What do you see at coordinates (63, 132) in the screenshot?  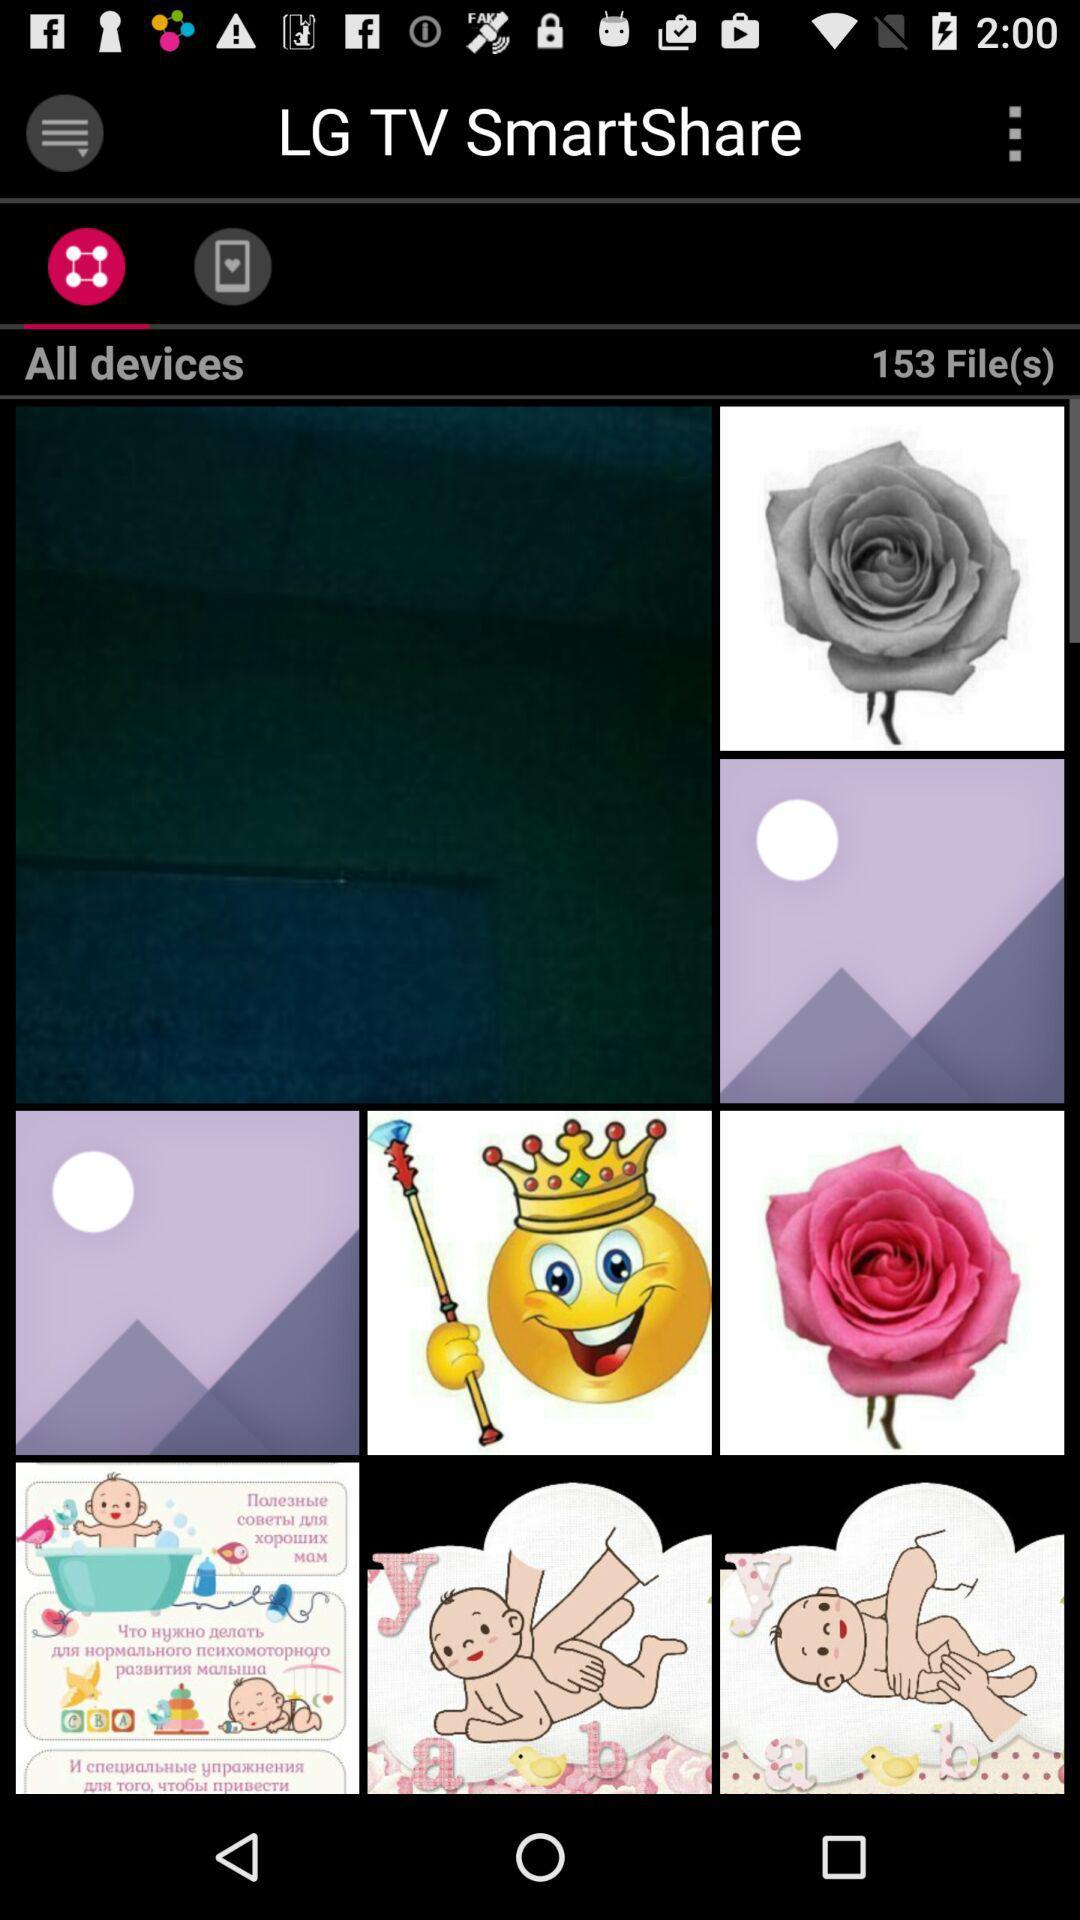 I see `display menu options` at bounding box center [63, 132].